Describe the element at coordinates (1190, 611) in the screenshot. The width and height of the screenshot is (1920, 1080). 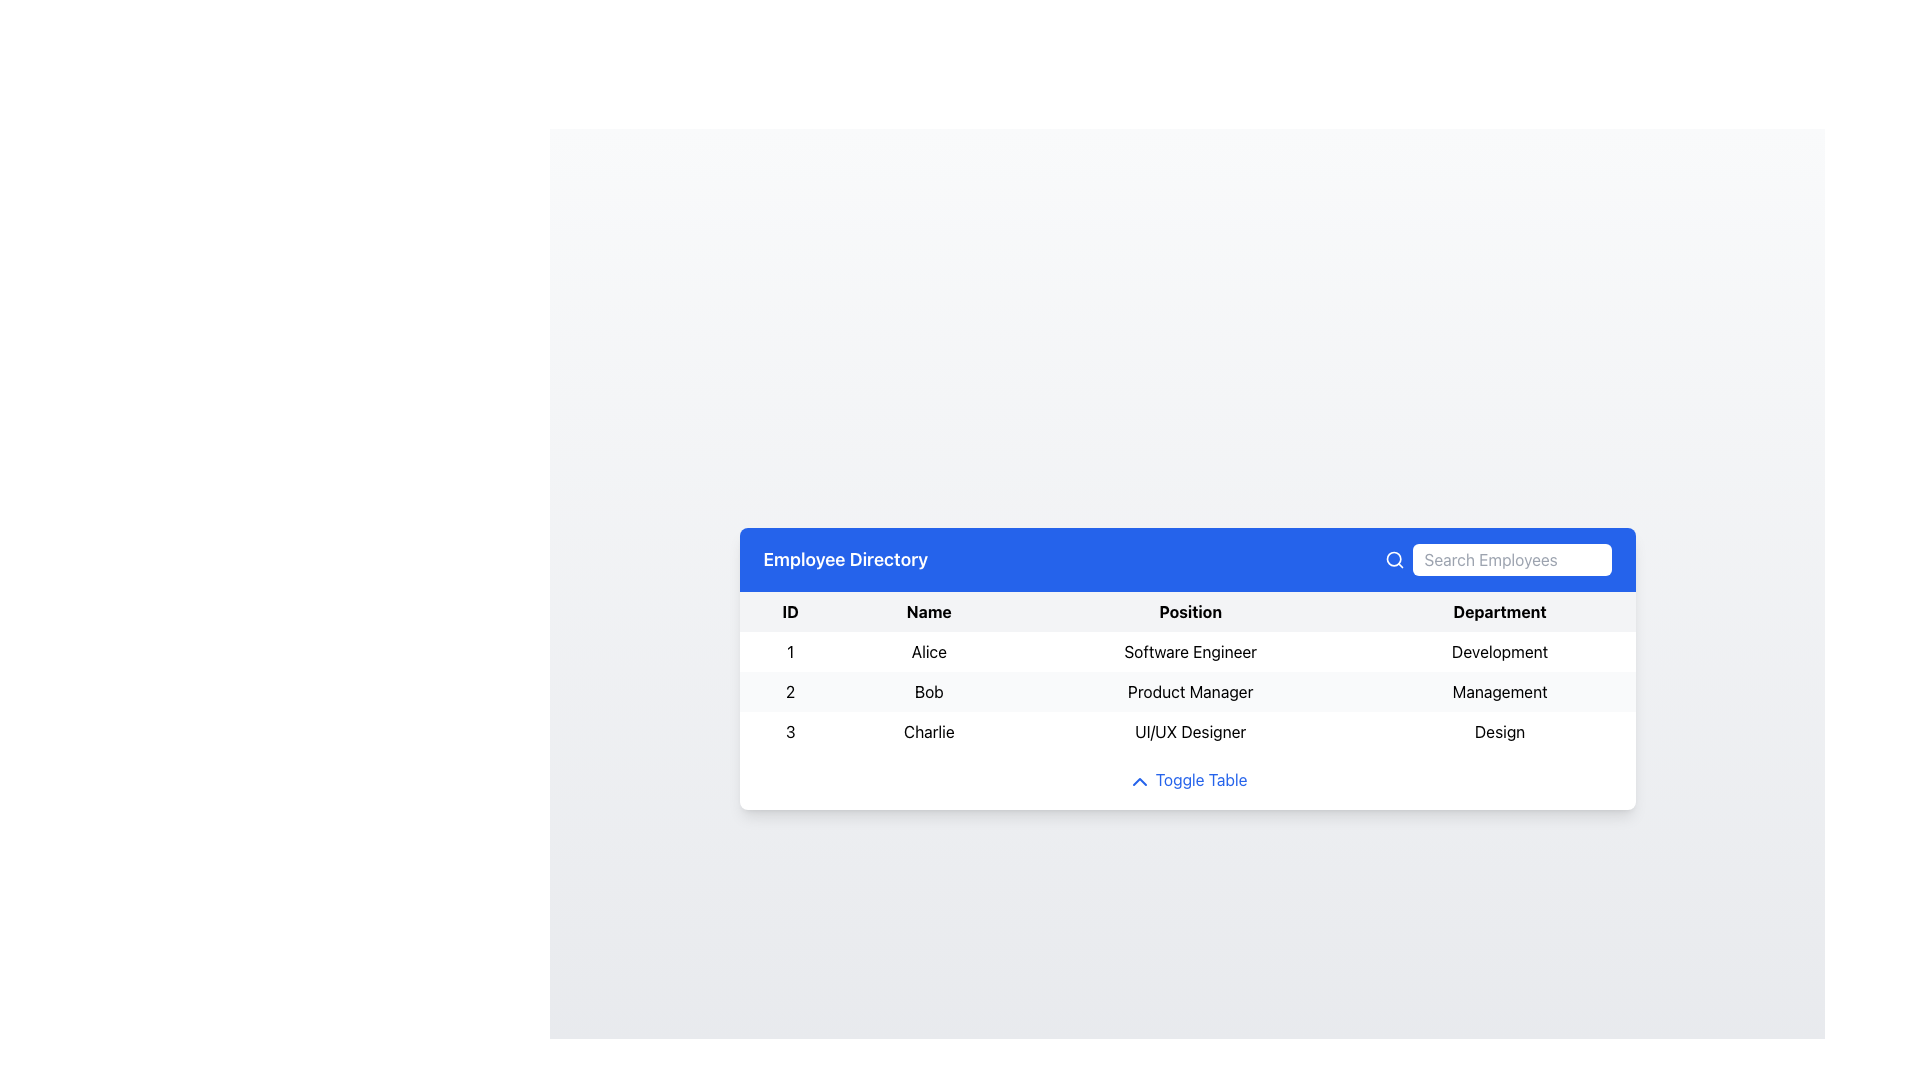
I see `the 'Position' text label in the header row of the table, which indicates the job positions or titles` at that location.